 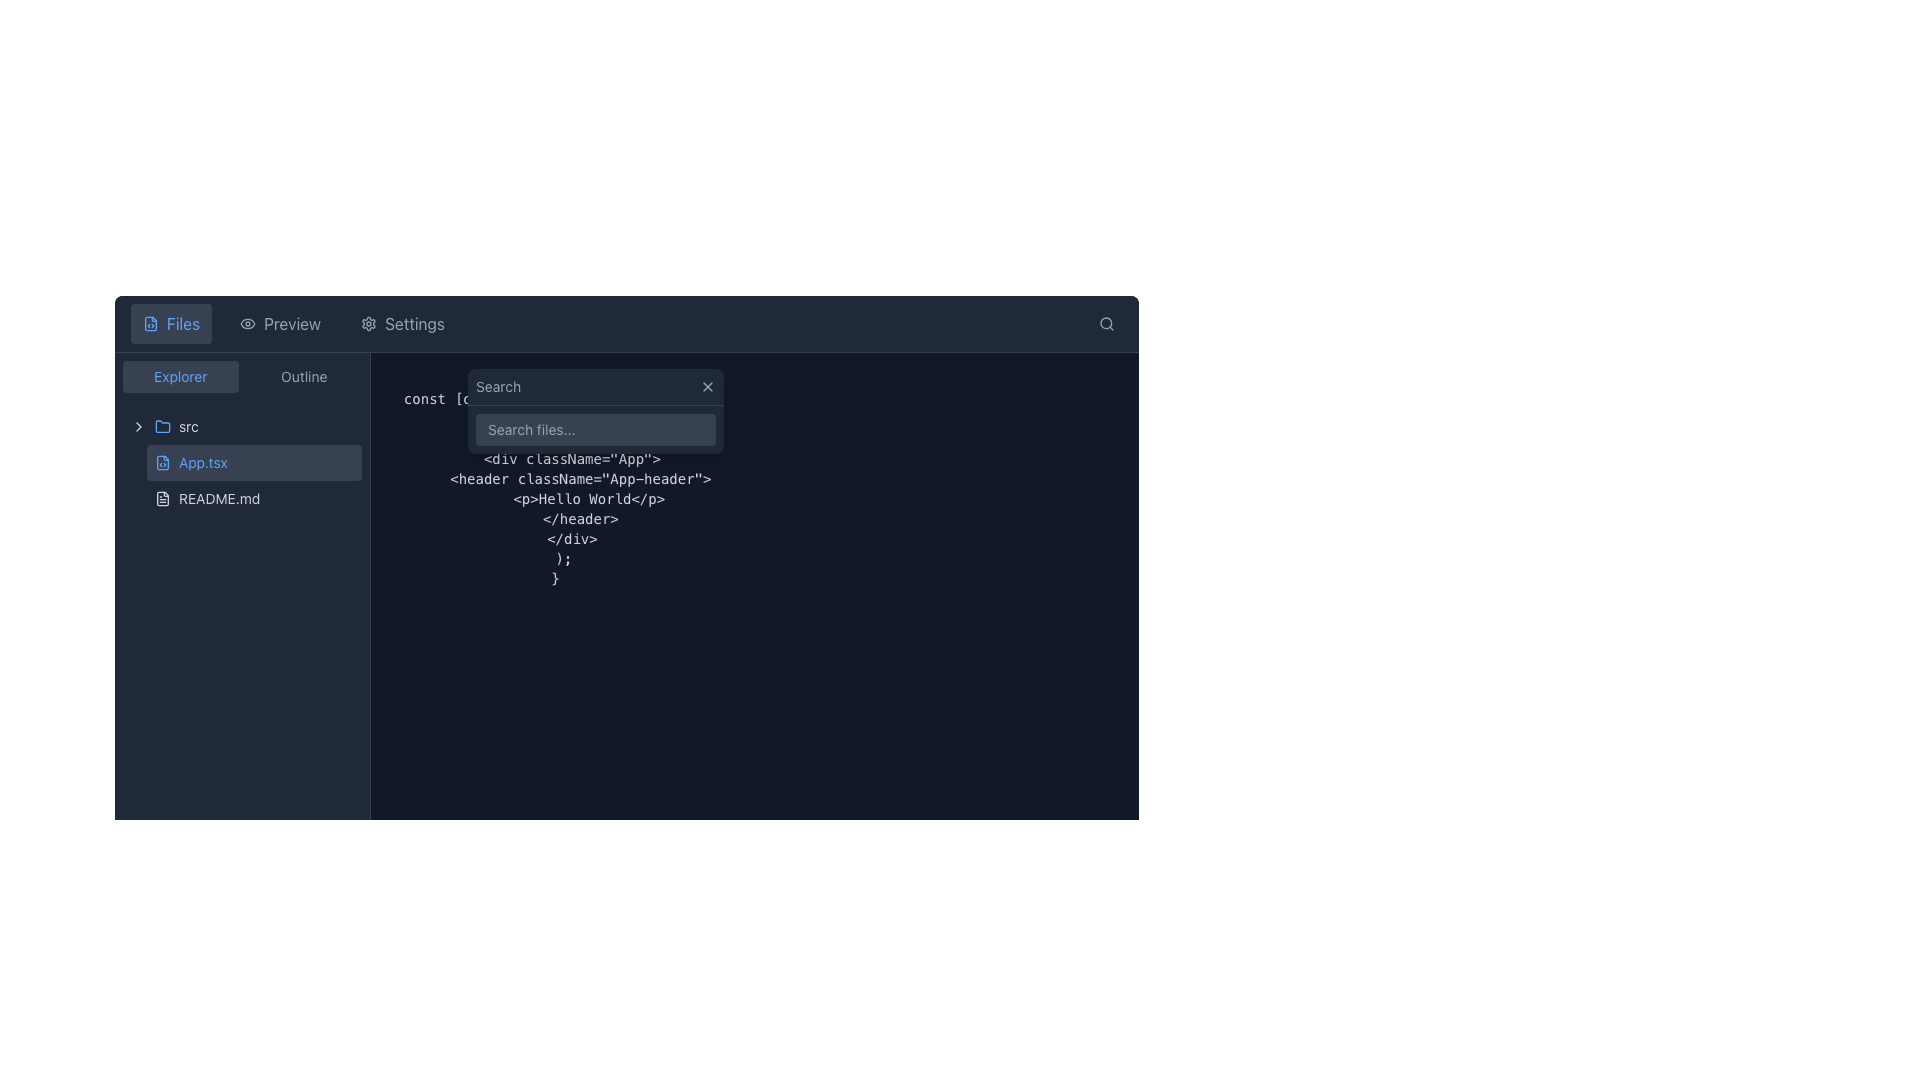 What do you see at coordinates (253, 497) in the screenshot?
I see `the 'README.md' file entry in the file list` at bounding box center [253, 497].